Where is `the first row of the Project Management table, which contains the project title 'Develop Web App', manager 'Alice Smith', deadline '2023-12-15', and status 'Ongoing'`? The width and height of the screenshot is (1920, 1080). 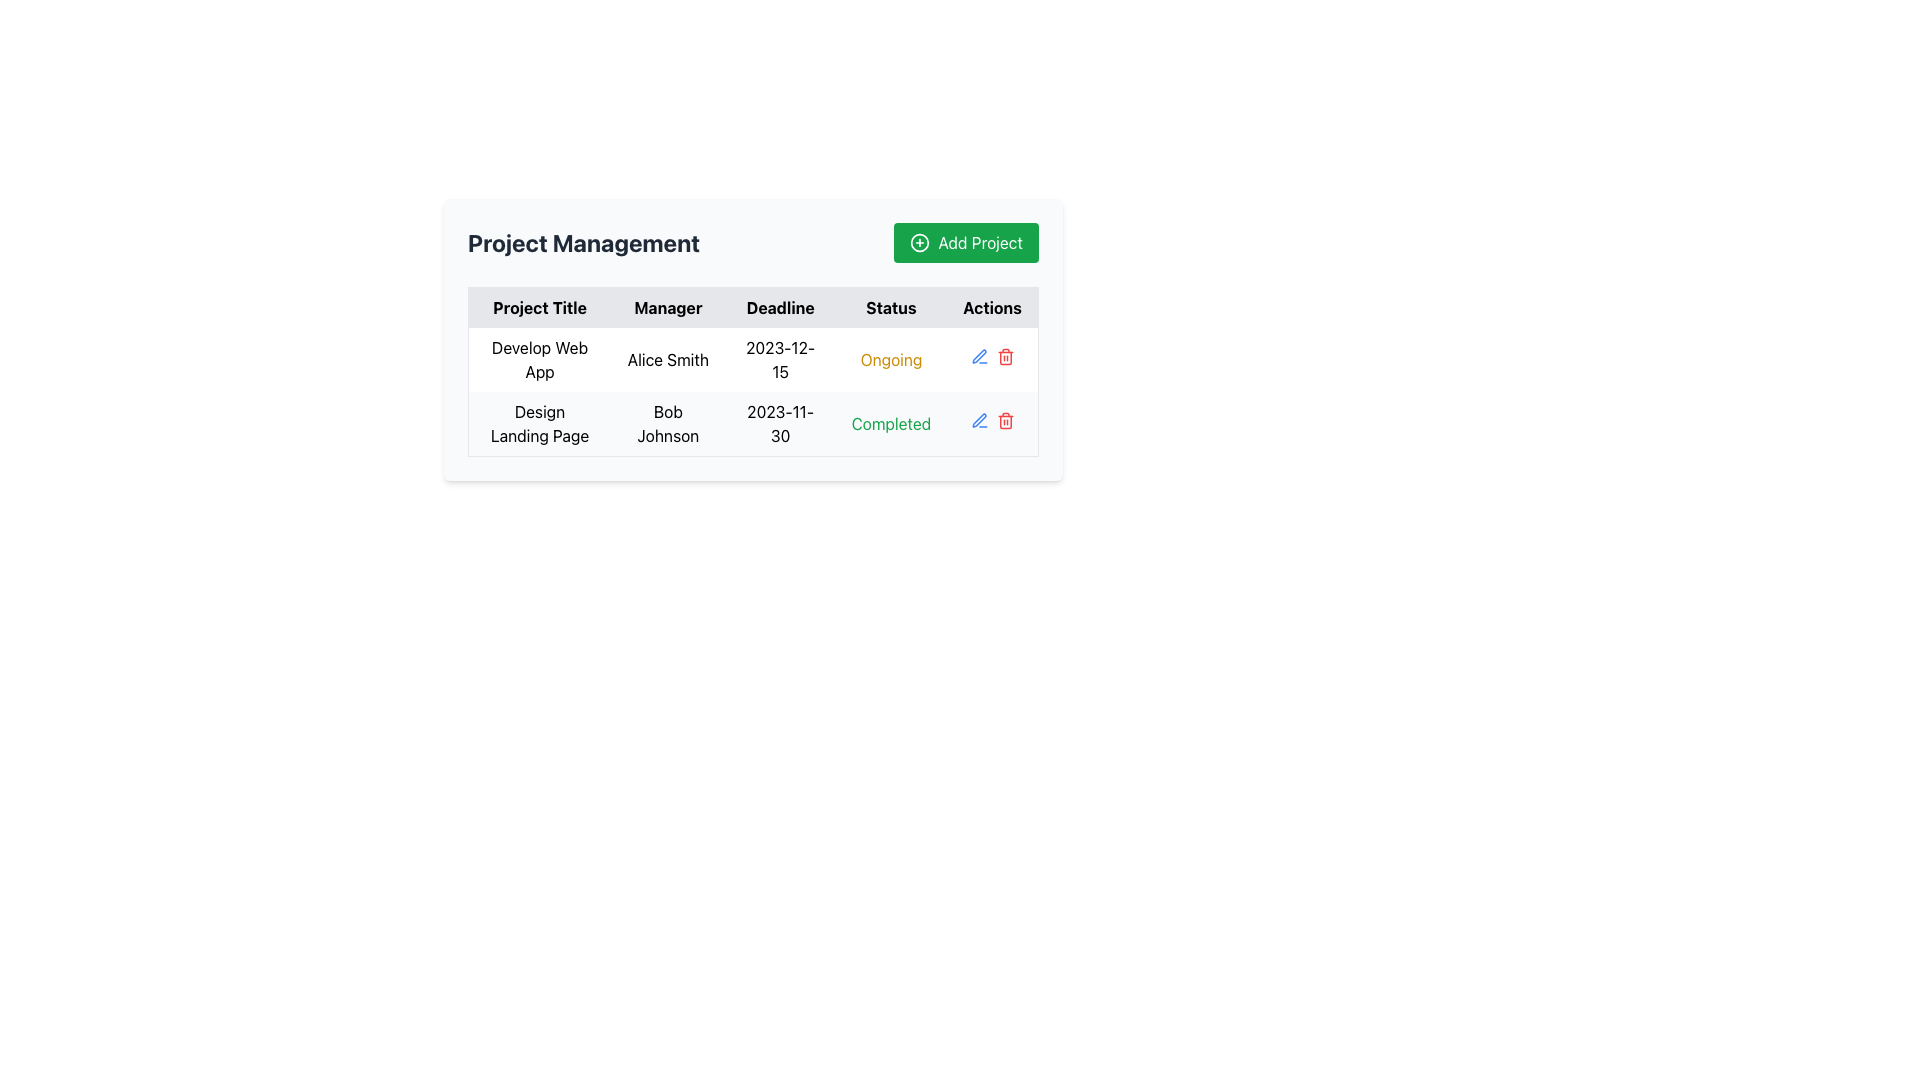 the first row of the Project Management table, which contains the project title 'Develop Web App', manager 'Alice Smith', deadline '2023-12-15', and status 'Ongoing' is located at coordinates (752, 358).